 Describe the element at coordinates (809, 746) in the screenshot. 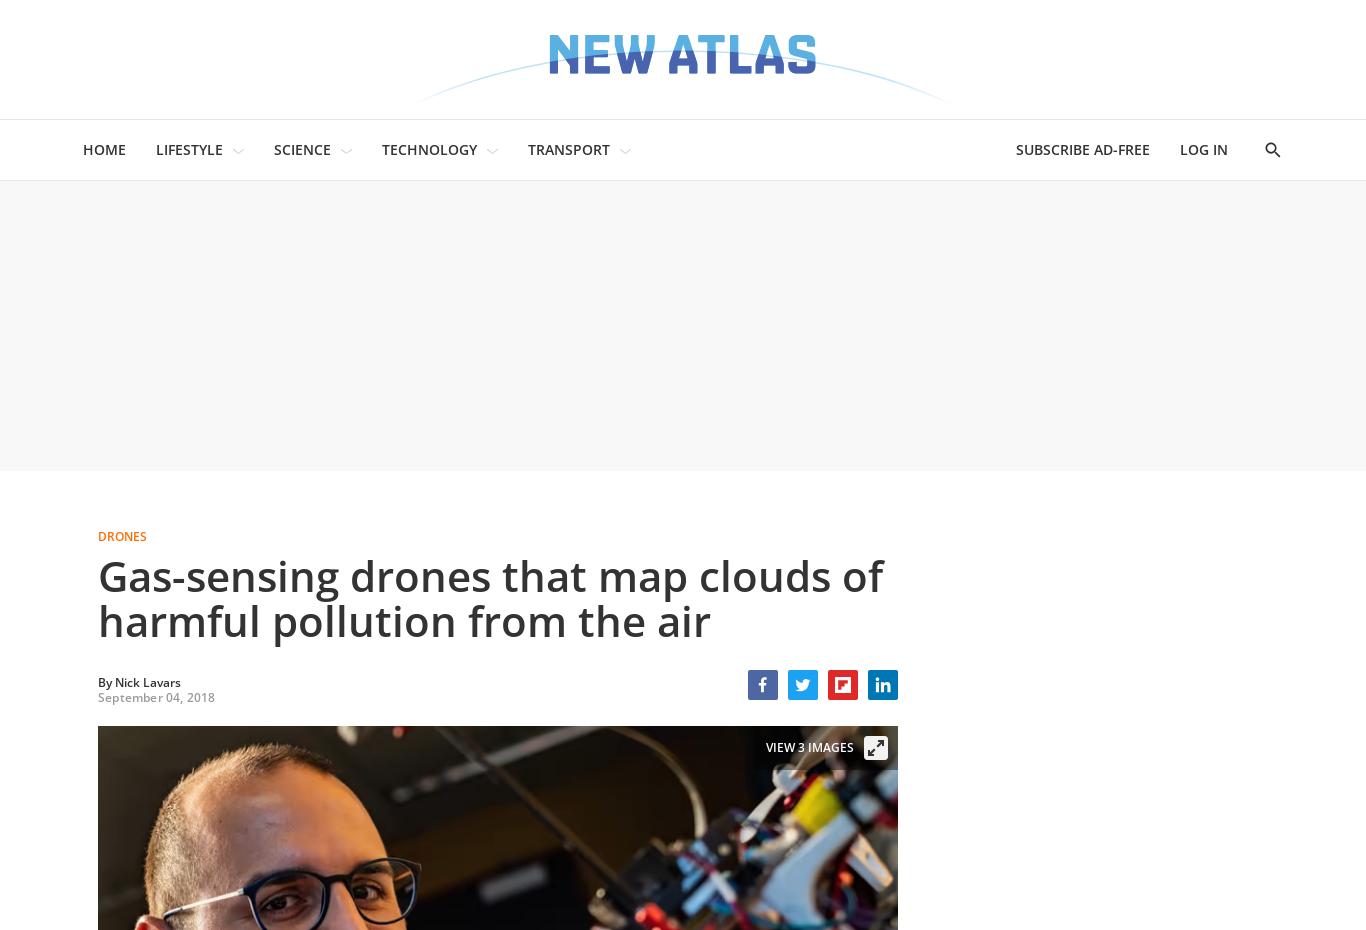

I see `'View 3 Images'` at that location.